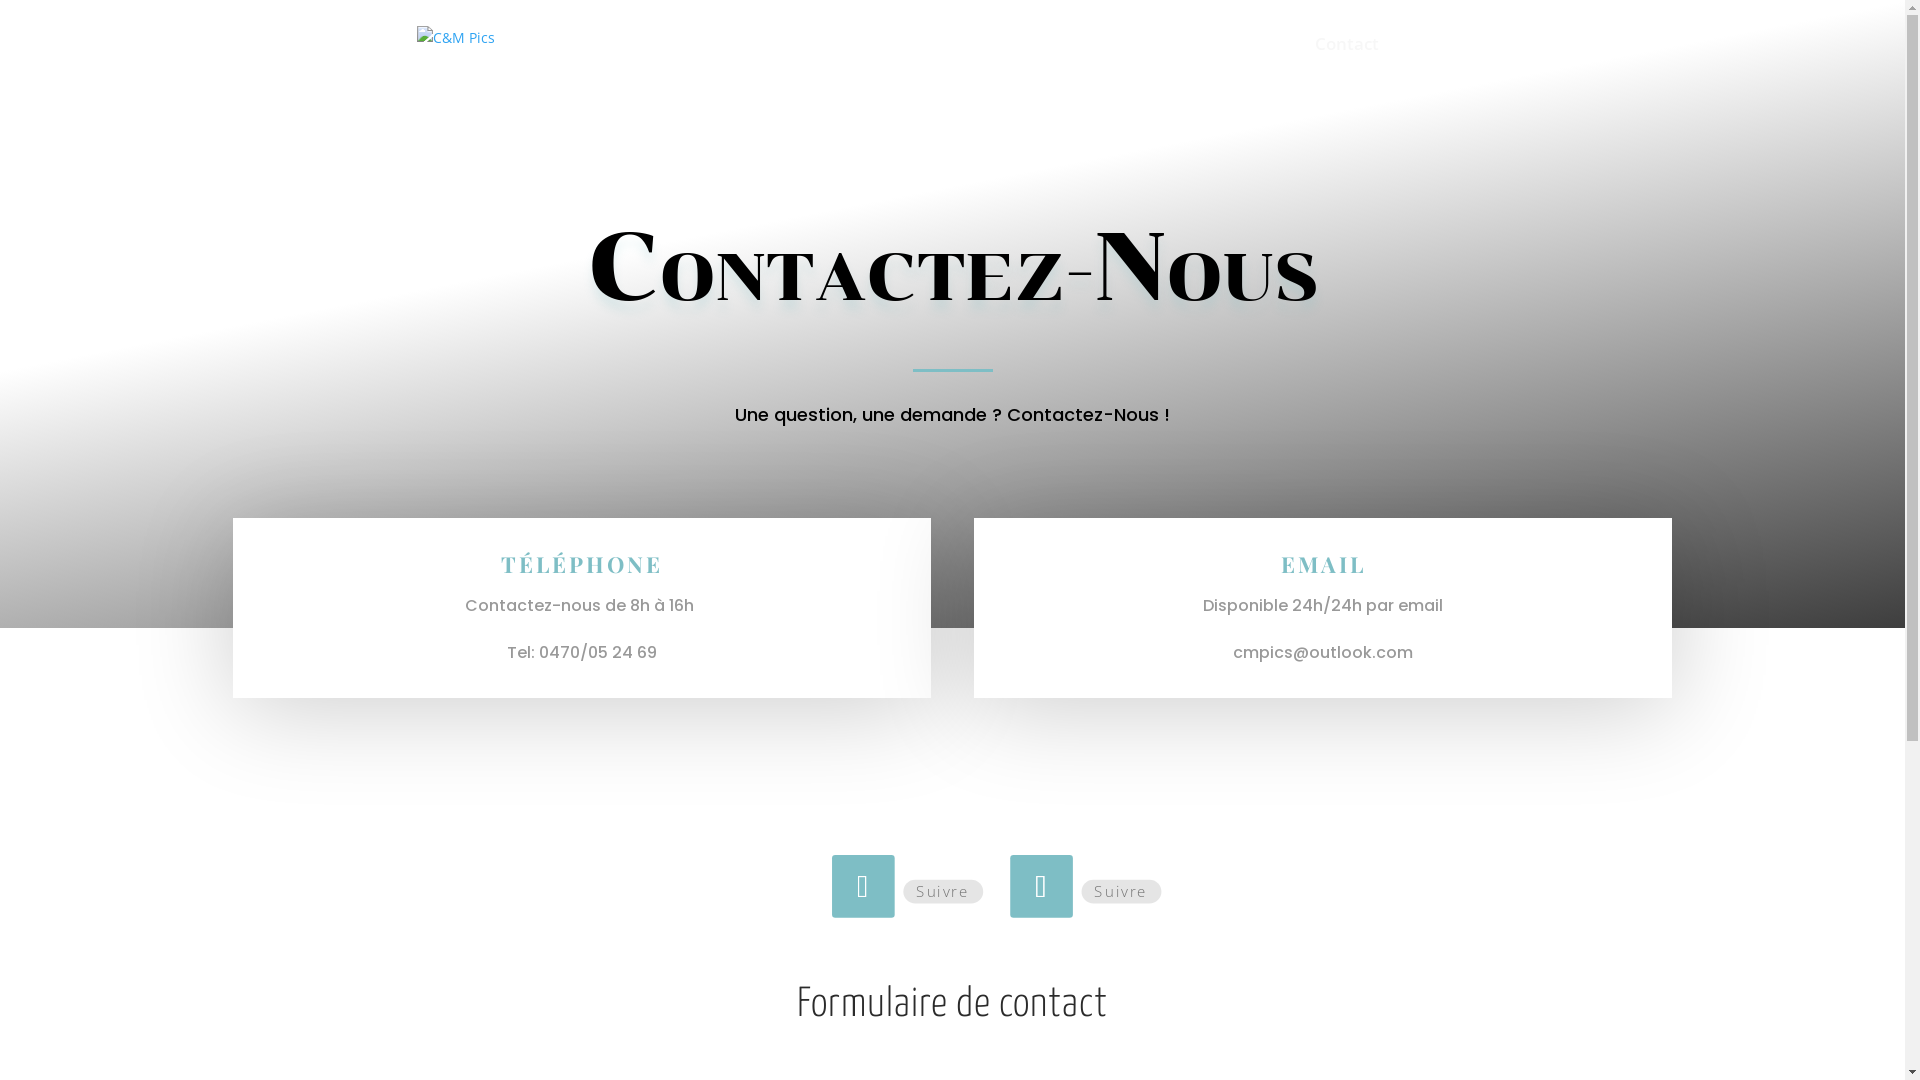 The width and height of the screenshot is (1920, 1080). Describe the element at coordinates (901, 890) in the screenshot. I see `'Suivre'` at that location.